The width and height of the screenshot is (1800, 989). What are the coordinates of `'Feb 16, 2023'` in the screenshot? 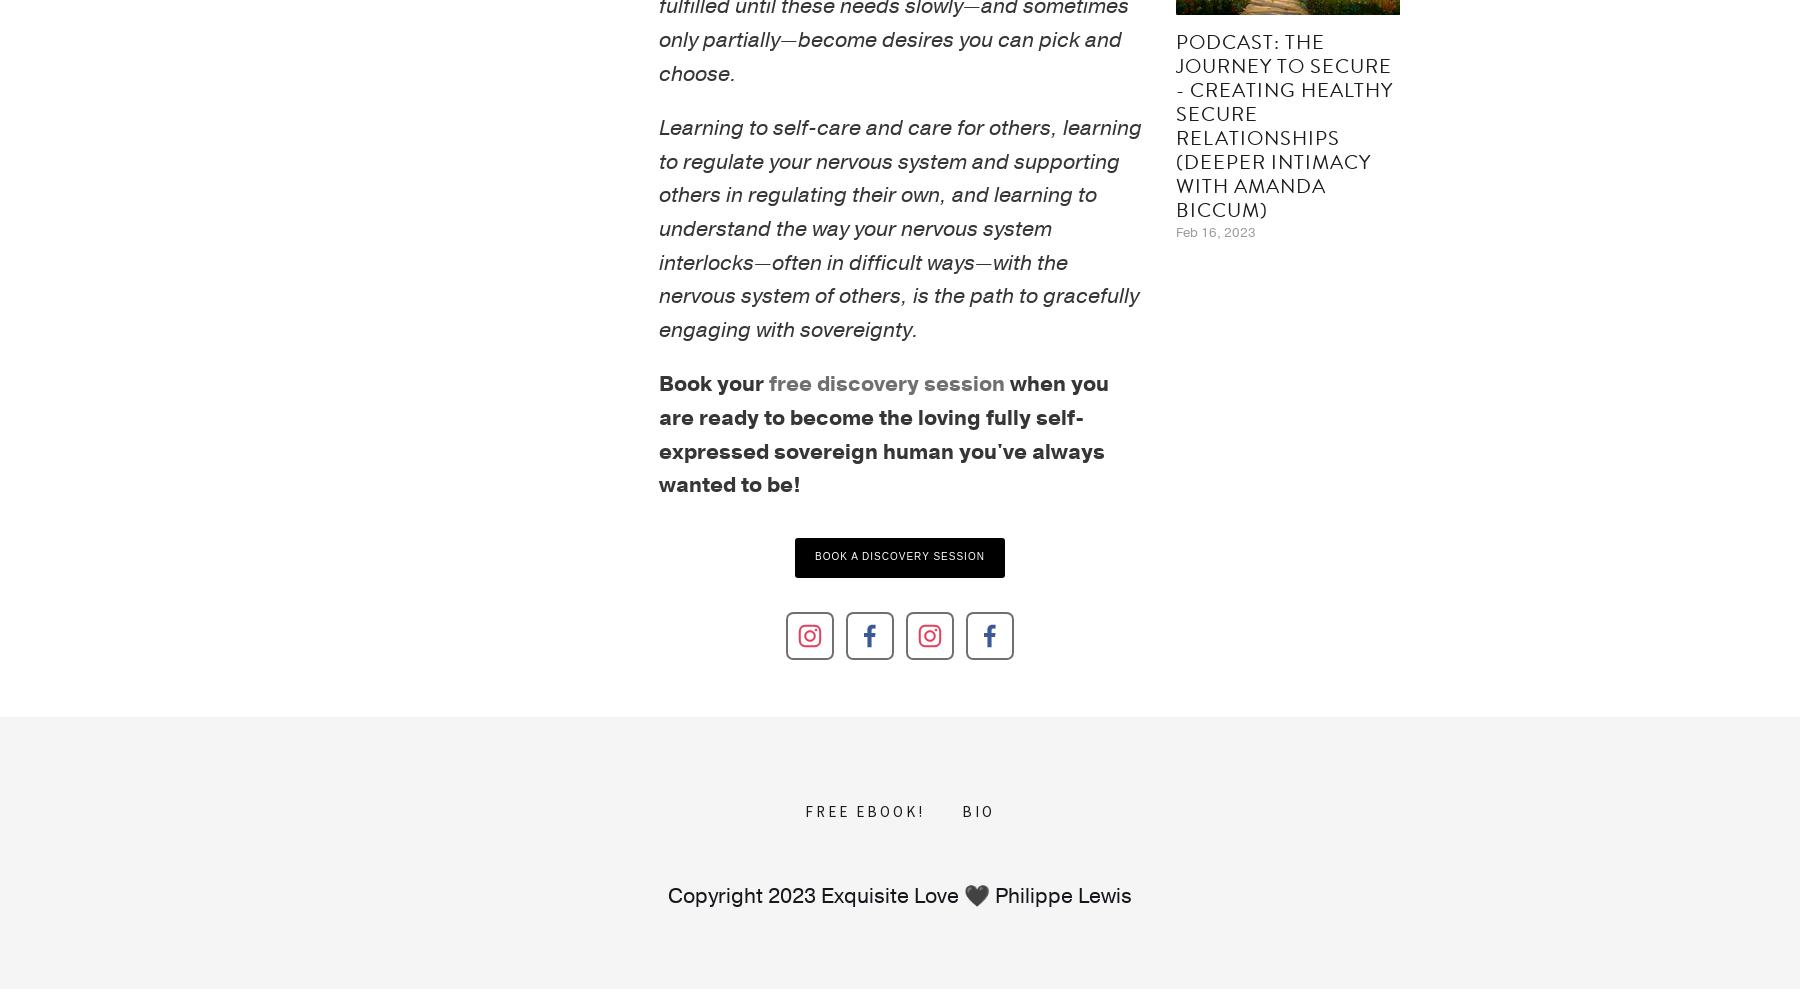 It's located at (1214, 232).